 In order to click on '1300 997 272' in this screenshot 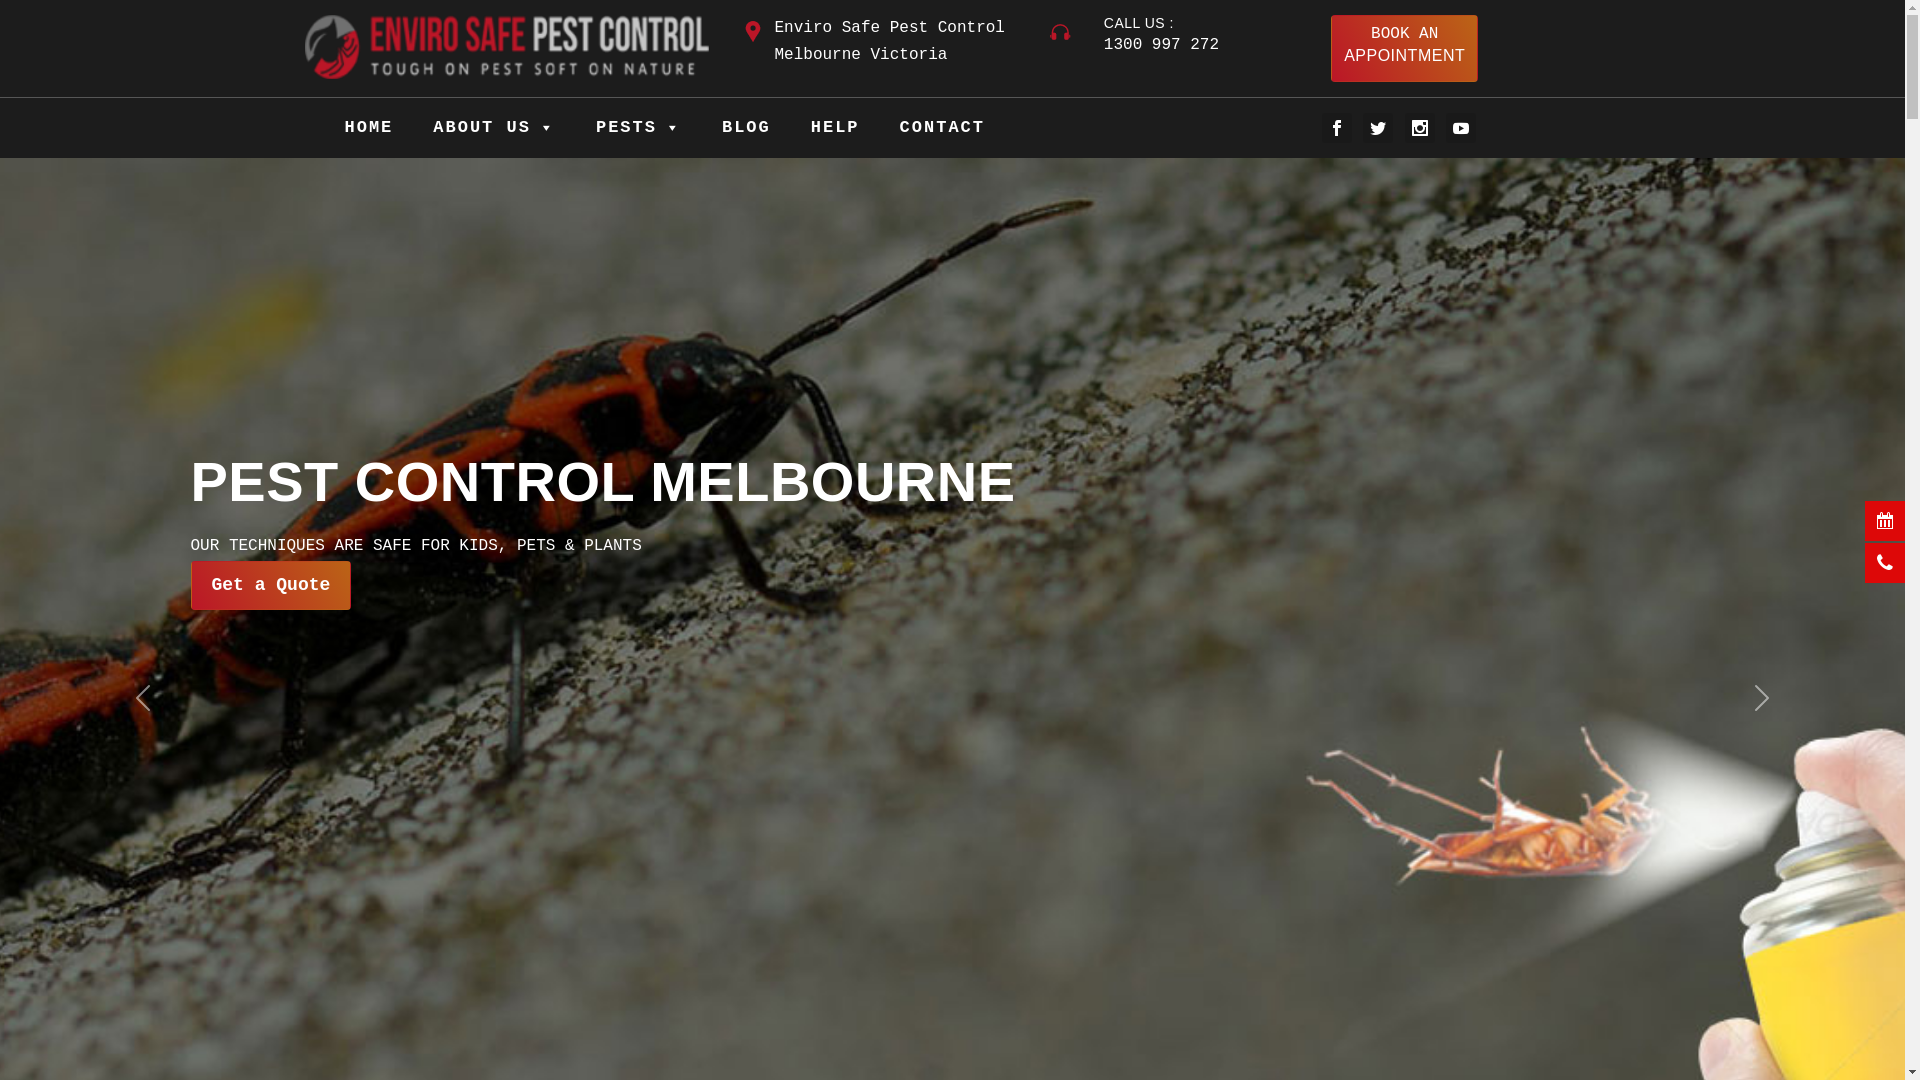, I will do `click(1161, 45)`.